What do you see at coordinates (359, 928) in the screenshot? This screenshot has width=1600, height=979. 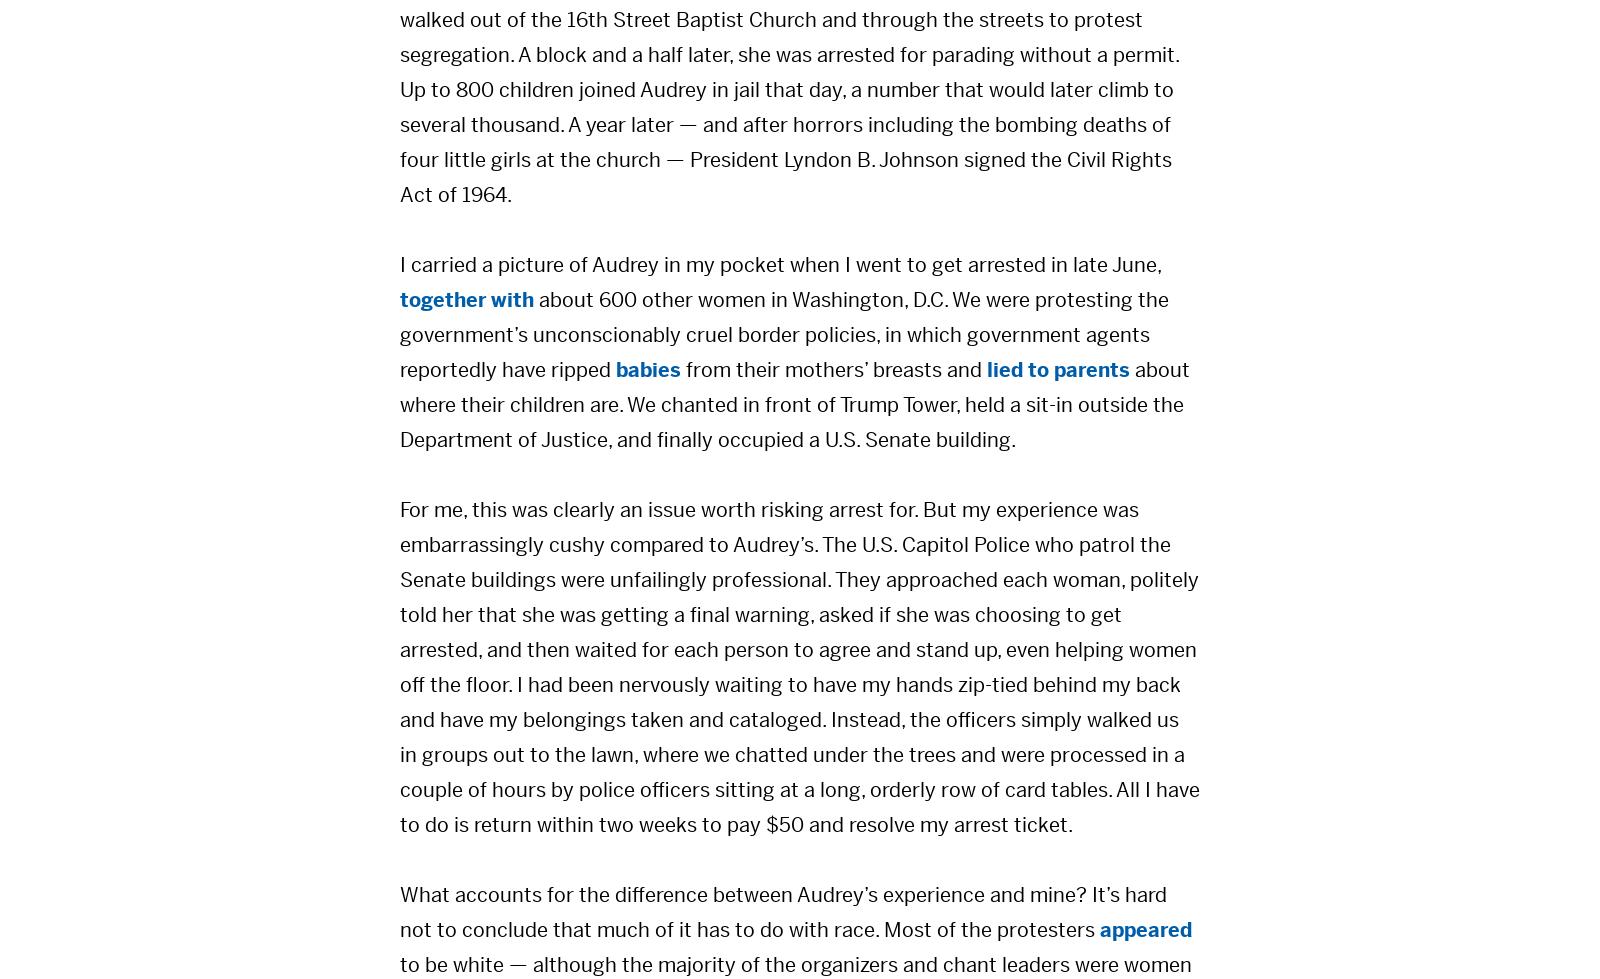 I see `'New York Office'` at bounding box center [359, 928].